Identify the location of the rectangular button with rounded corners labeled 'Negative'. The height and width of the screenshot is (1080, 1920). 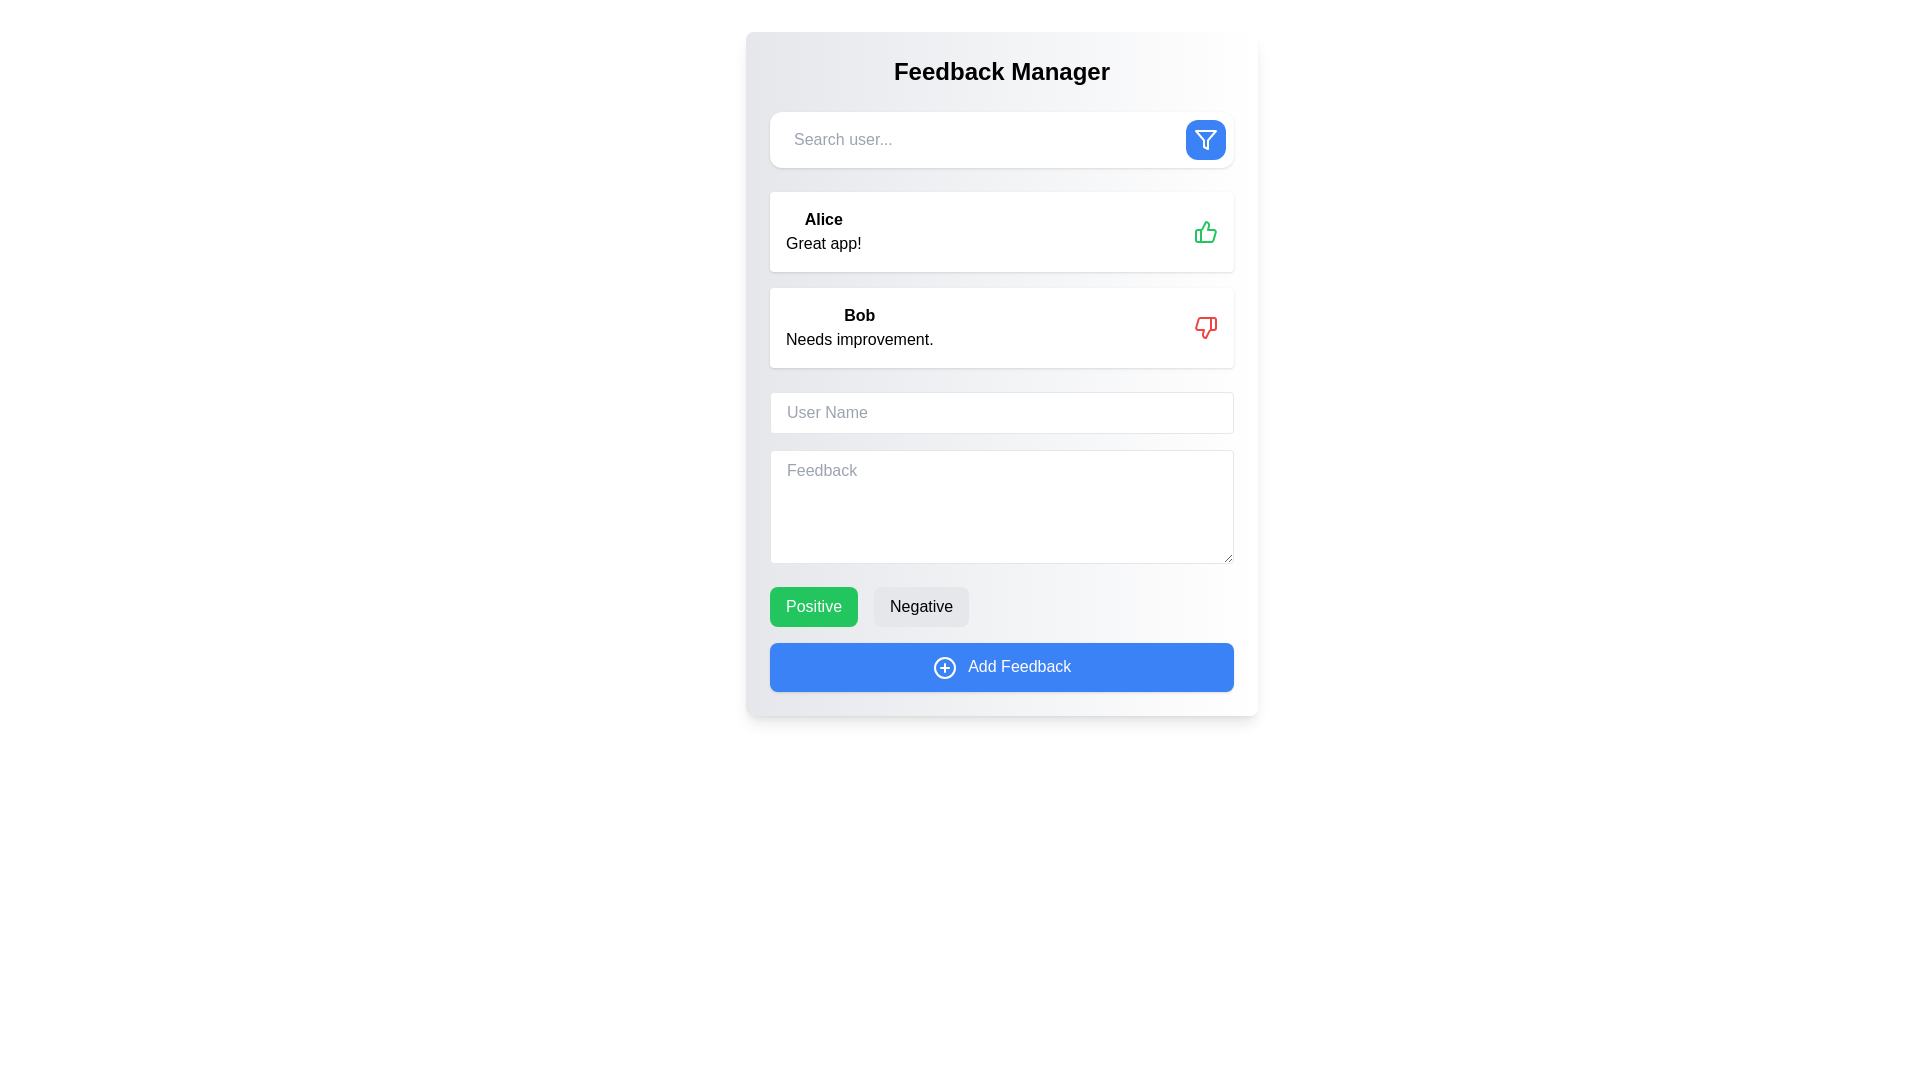
(920, 605).